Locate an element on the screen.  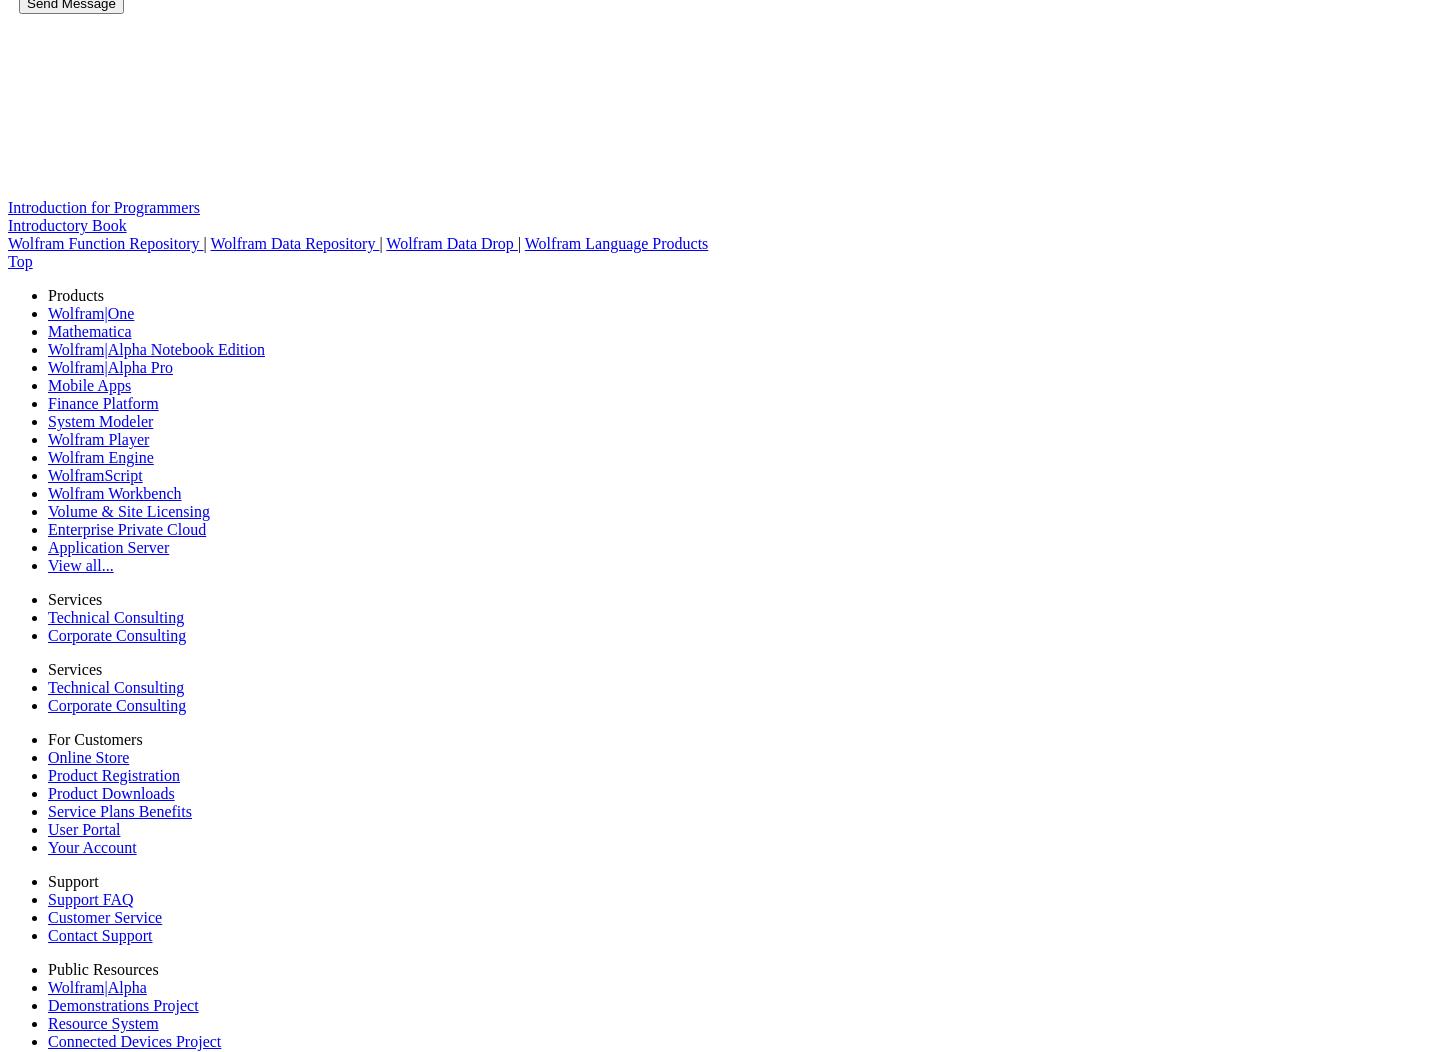
'WolframScript' is located at coordinates (95, 475).